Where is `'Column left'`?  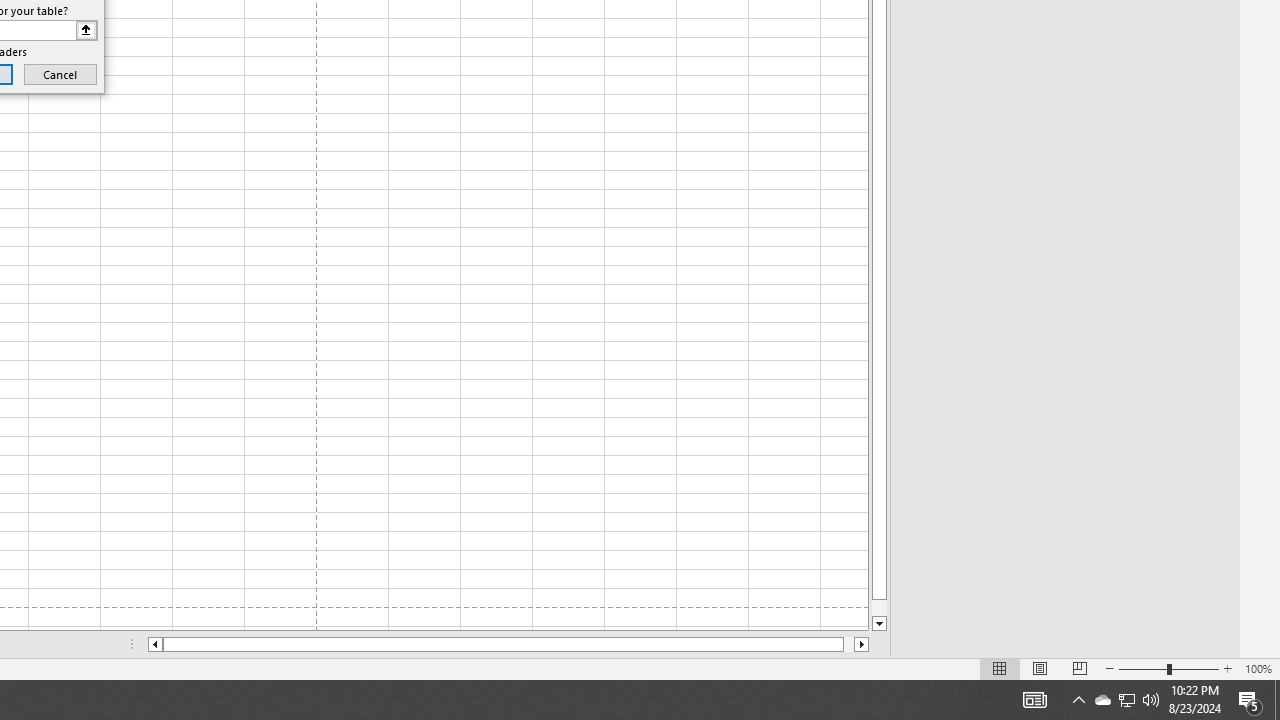 'Column left' is located at coordinates (153, 644).